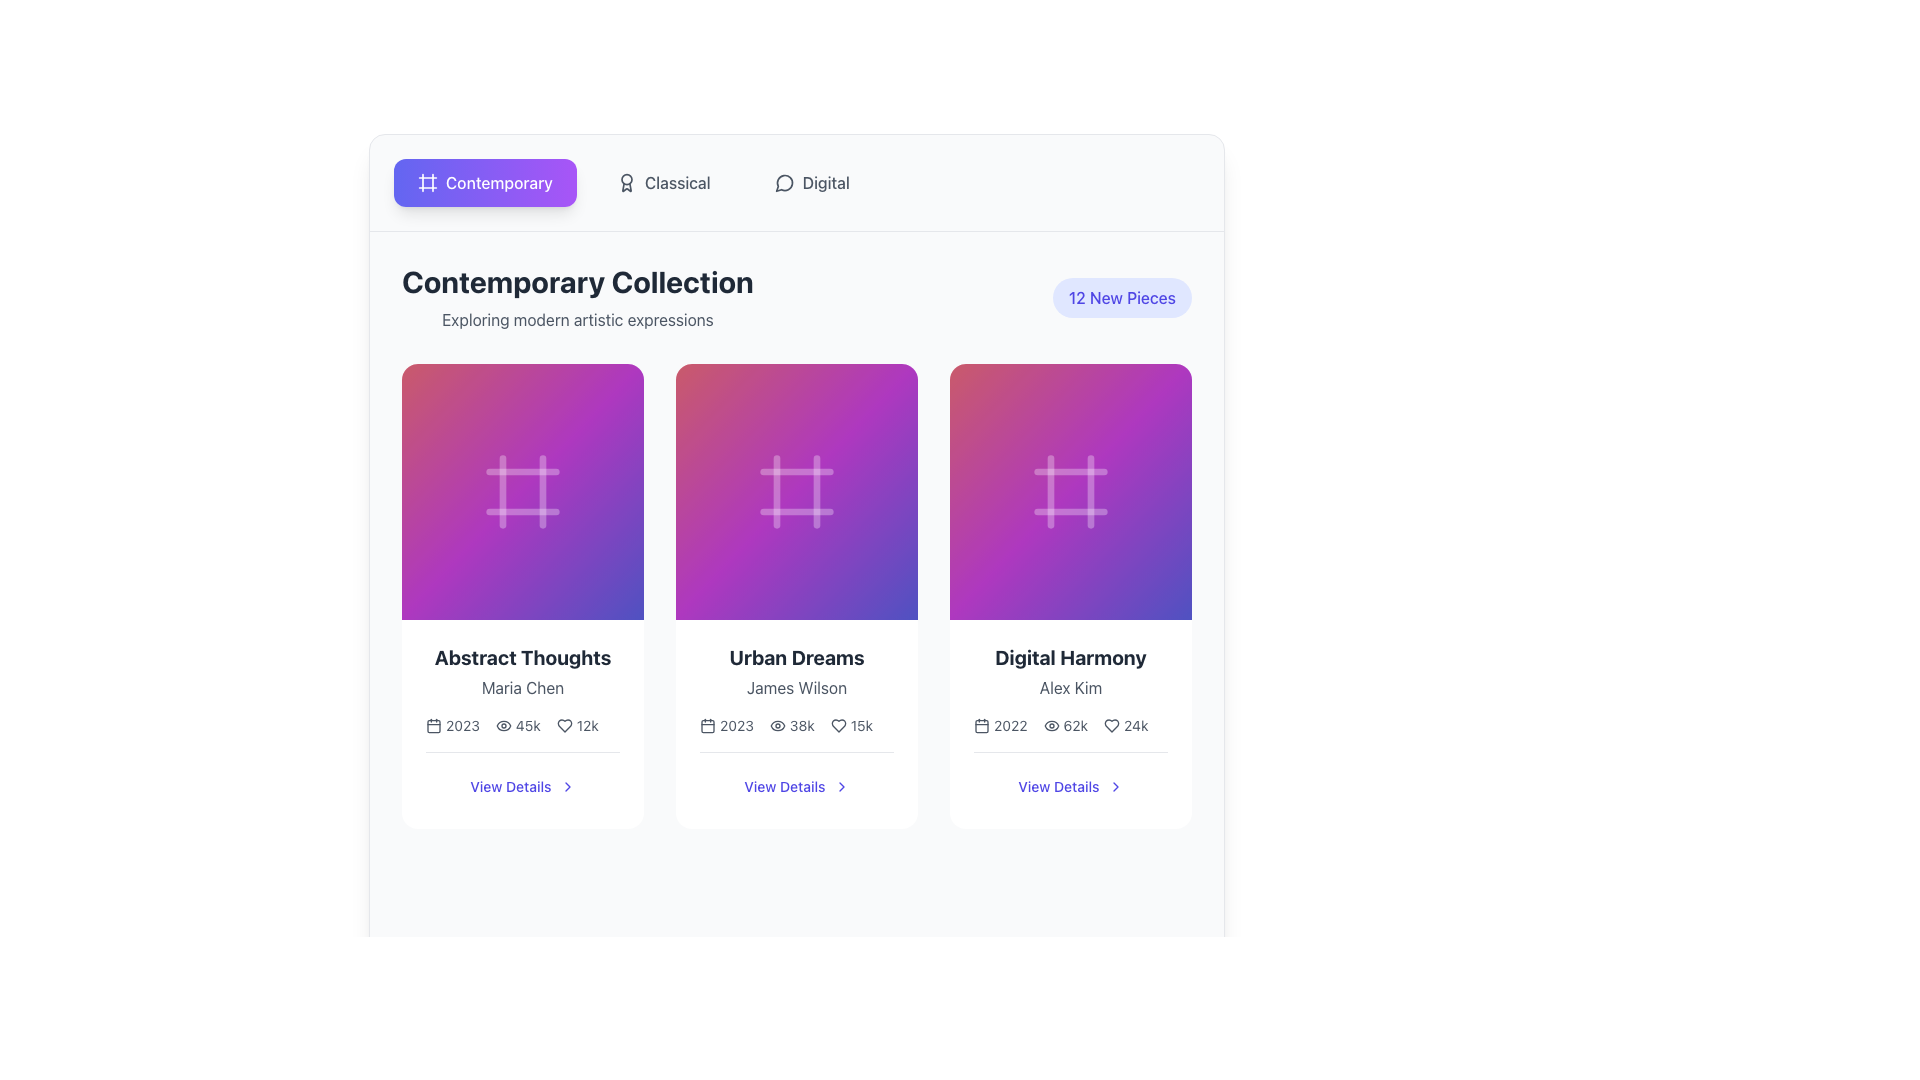 The image size is (1920, 1080). Describe the element at coordinates (1069, 686) in the screenshot. I see `the text label displaying 'Alex Kim', which is located below 'Digital Harmony' and above a row of metadata in the rightmost column of a grid layout` at that location.